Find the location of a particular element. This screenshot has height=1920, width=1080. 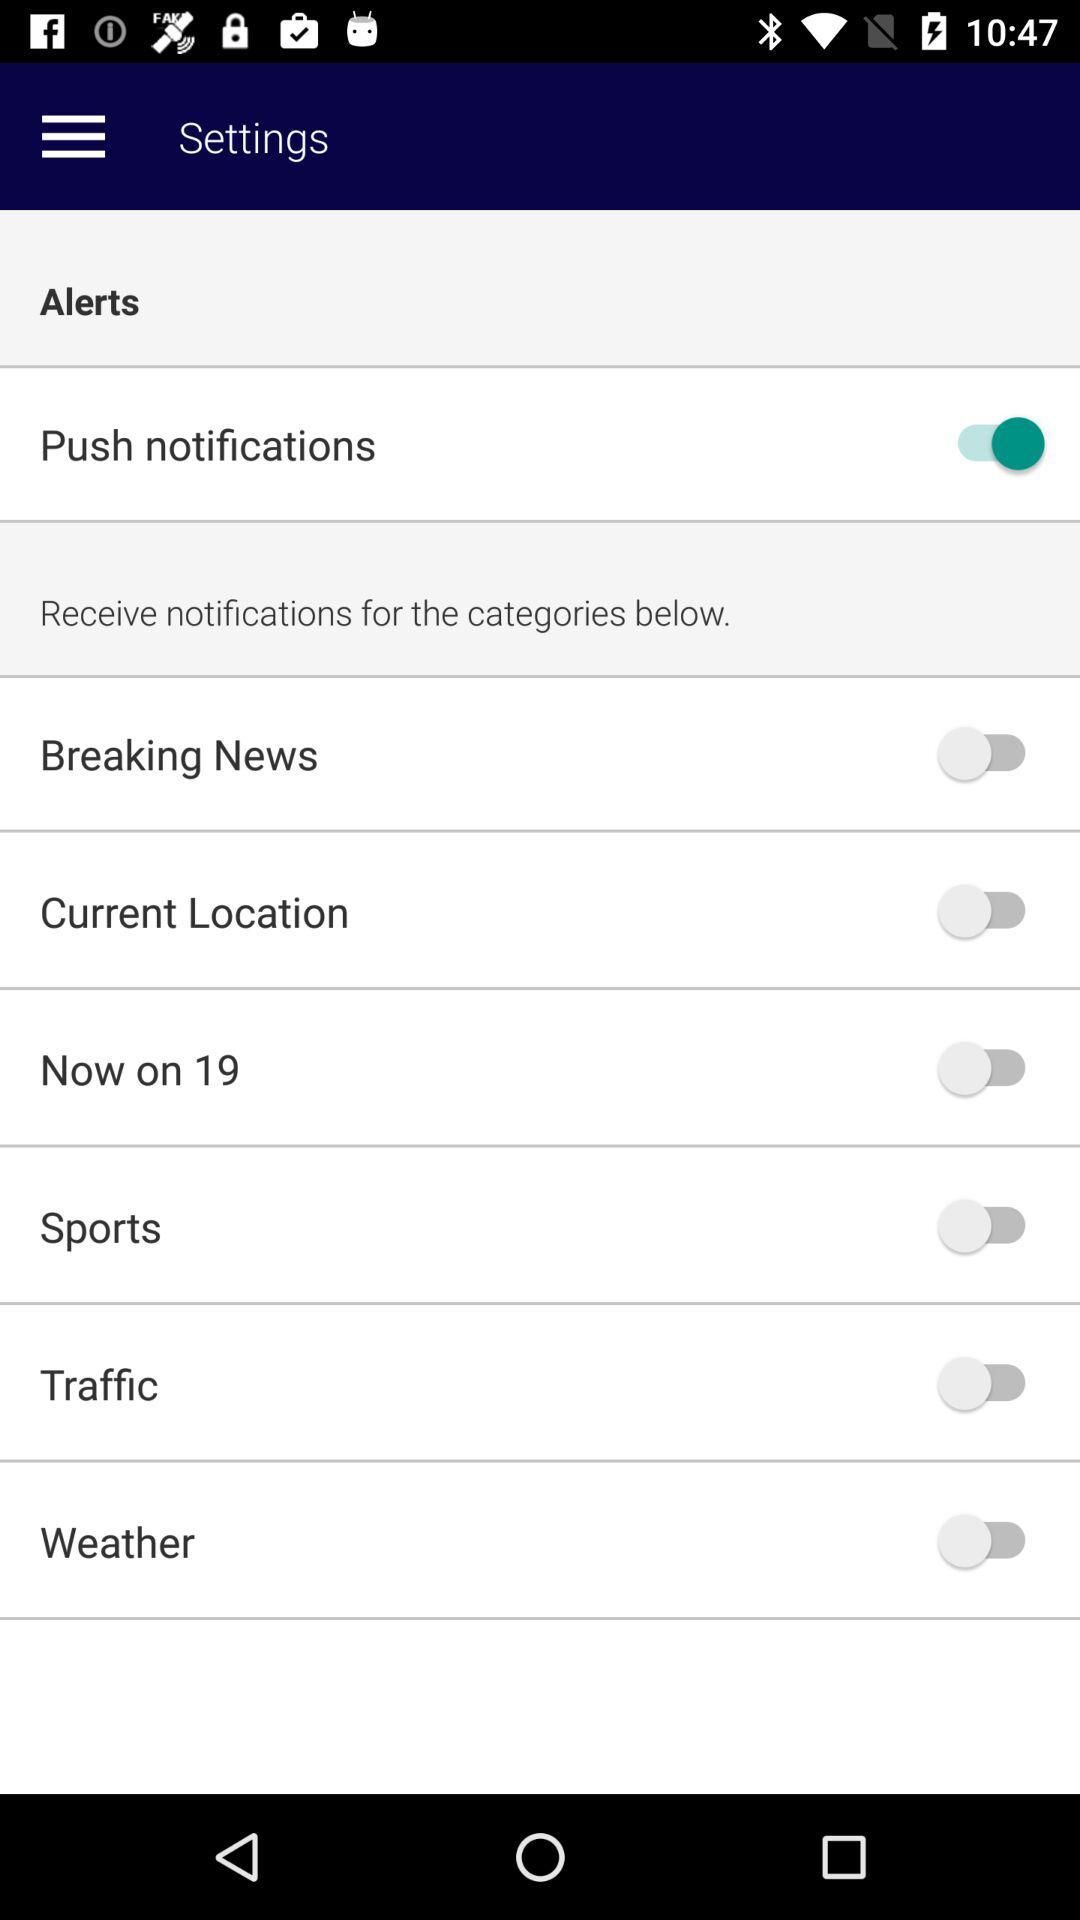

now on 19 option is located at coordinates (991, 1067).